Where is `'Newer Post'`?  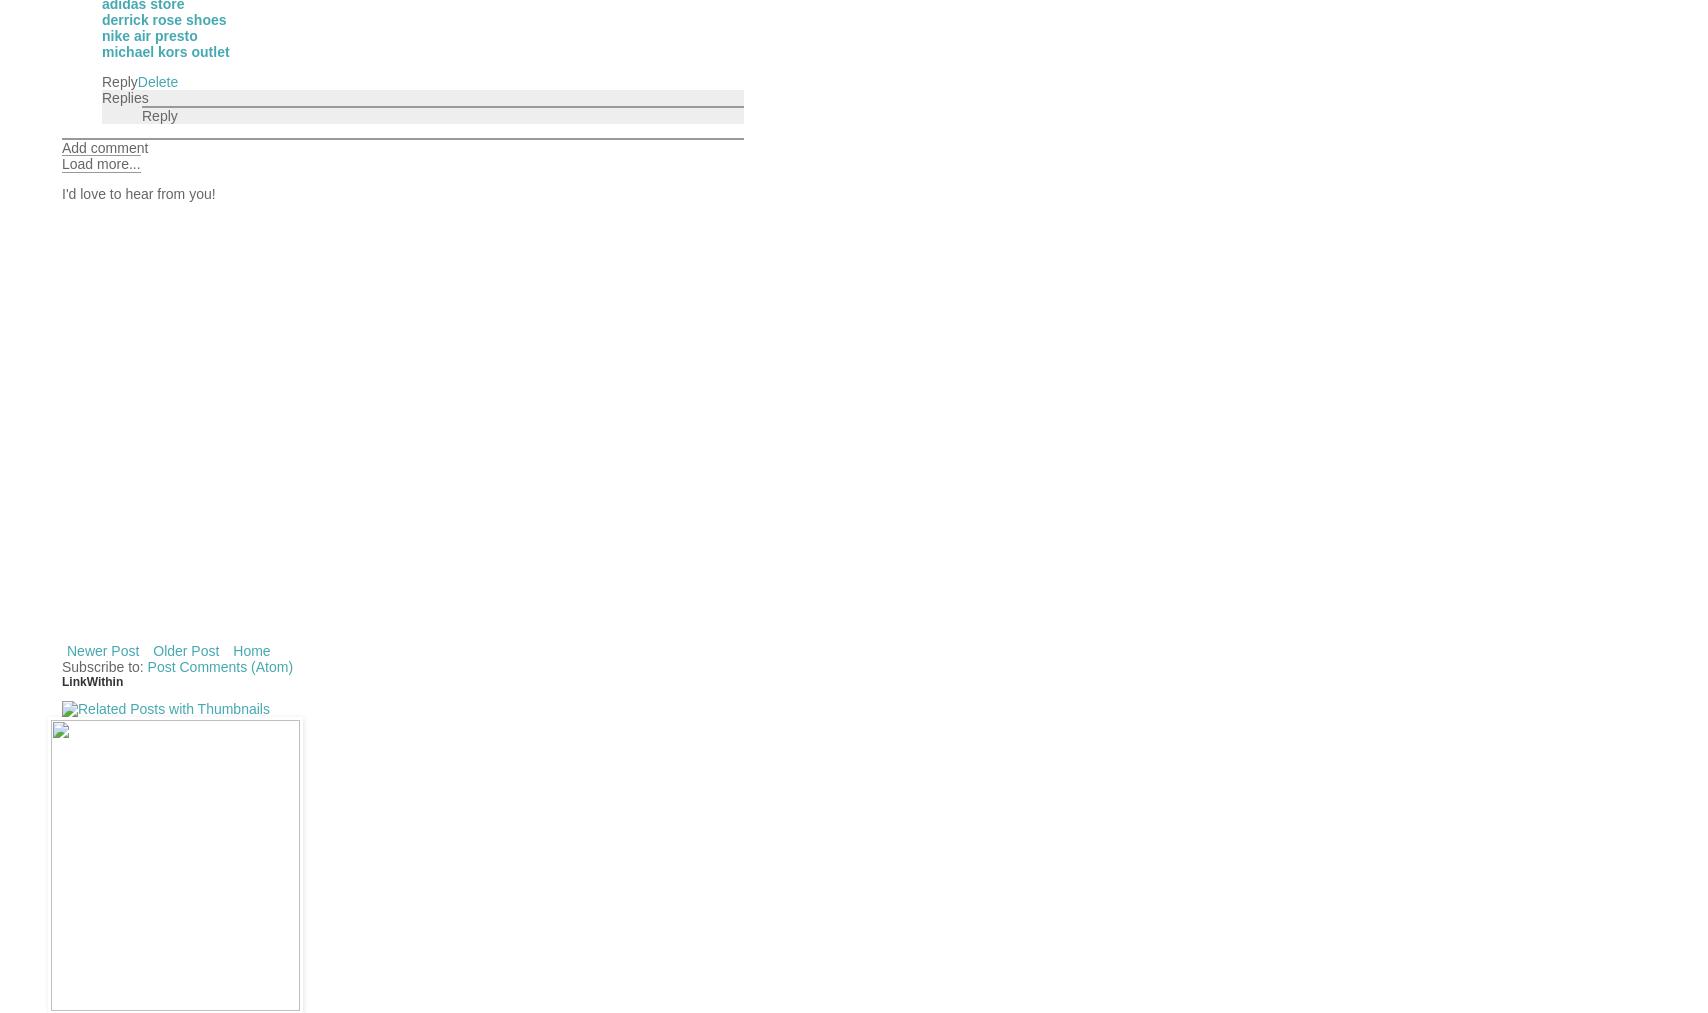
'Newer Post' is located at coordinates (102, 649).